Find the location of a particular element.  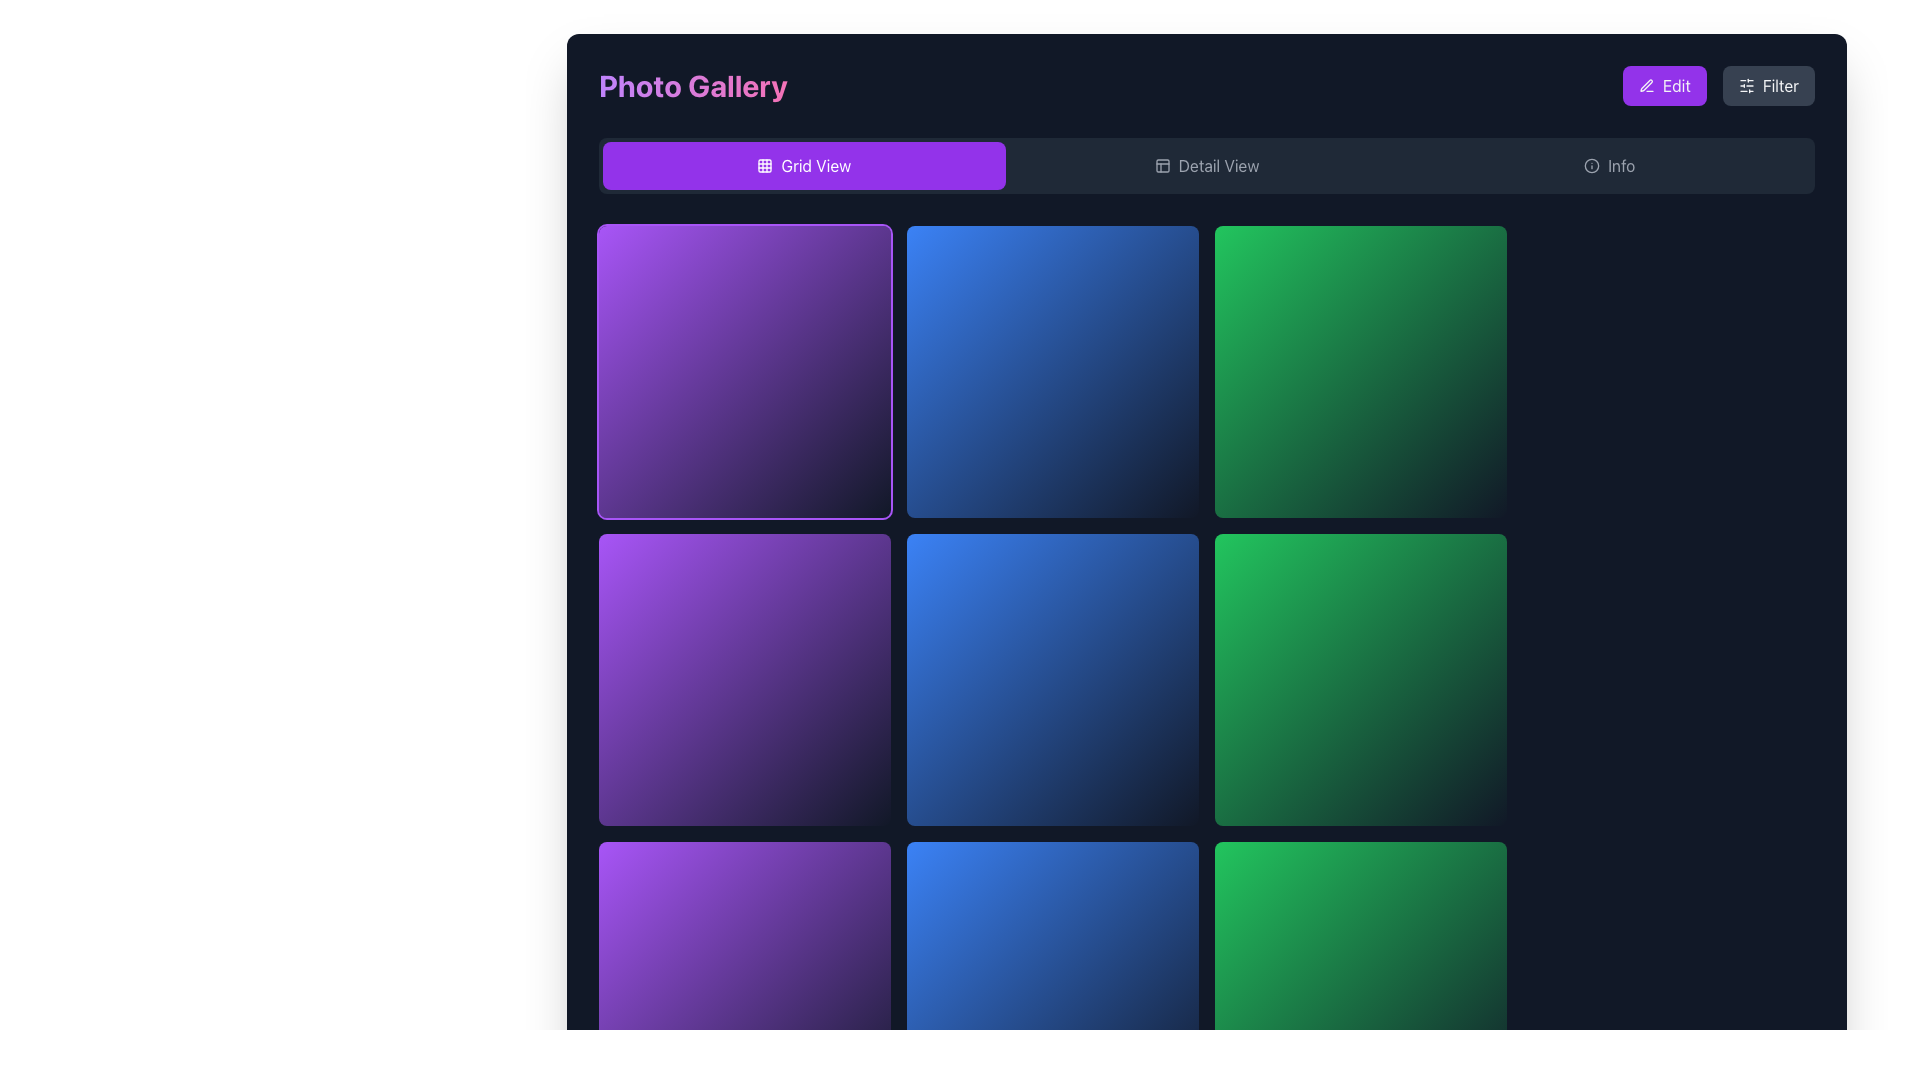

the gradient green to teal square-shaped interactive tile located is located at coordinates (1360, 678).